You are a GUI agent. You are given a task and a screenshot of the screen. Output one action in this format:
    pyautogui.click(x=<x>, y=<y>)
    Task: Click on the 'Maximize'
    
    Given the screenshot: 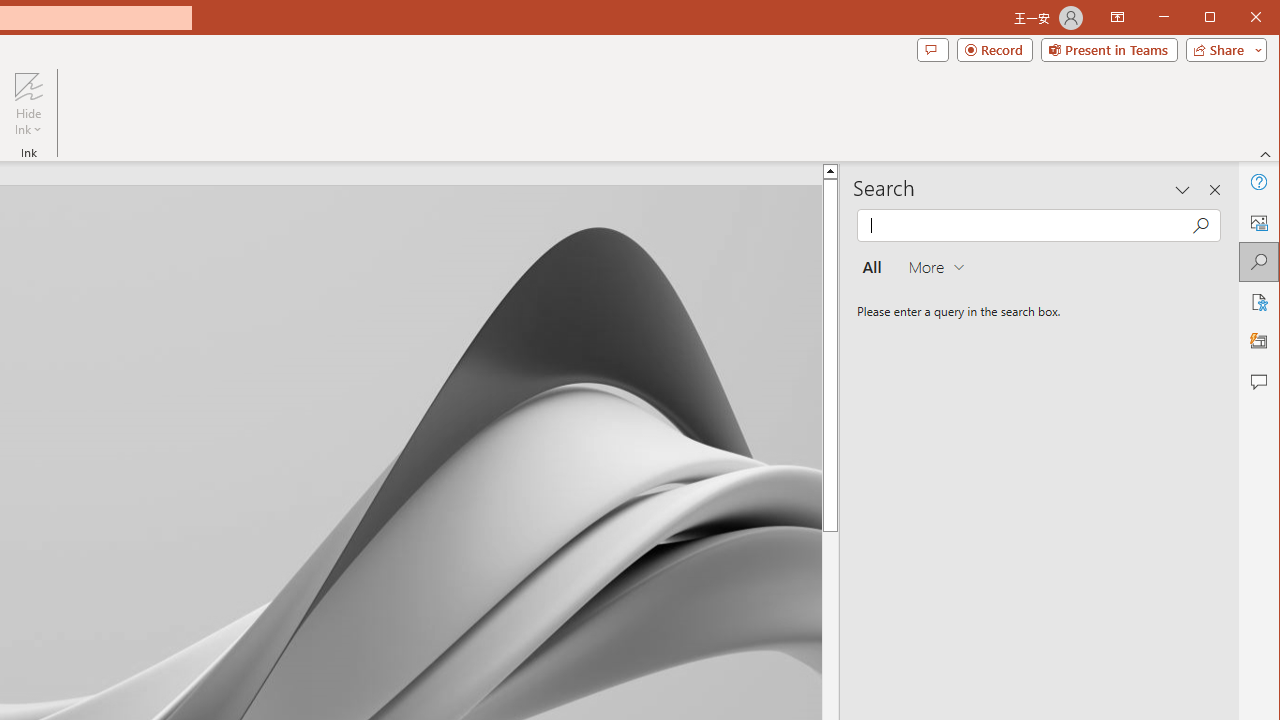 What is the action you would take?
    pyautogui.click(x=1238, y=19)
    